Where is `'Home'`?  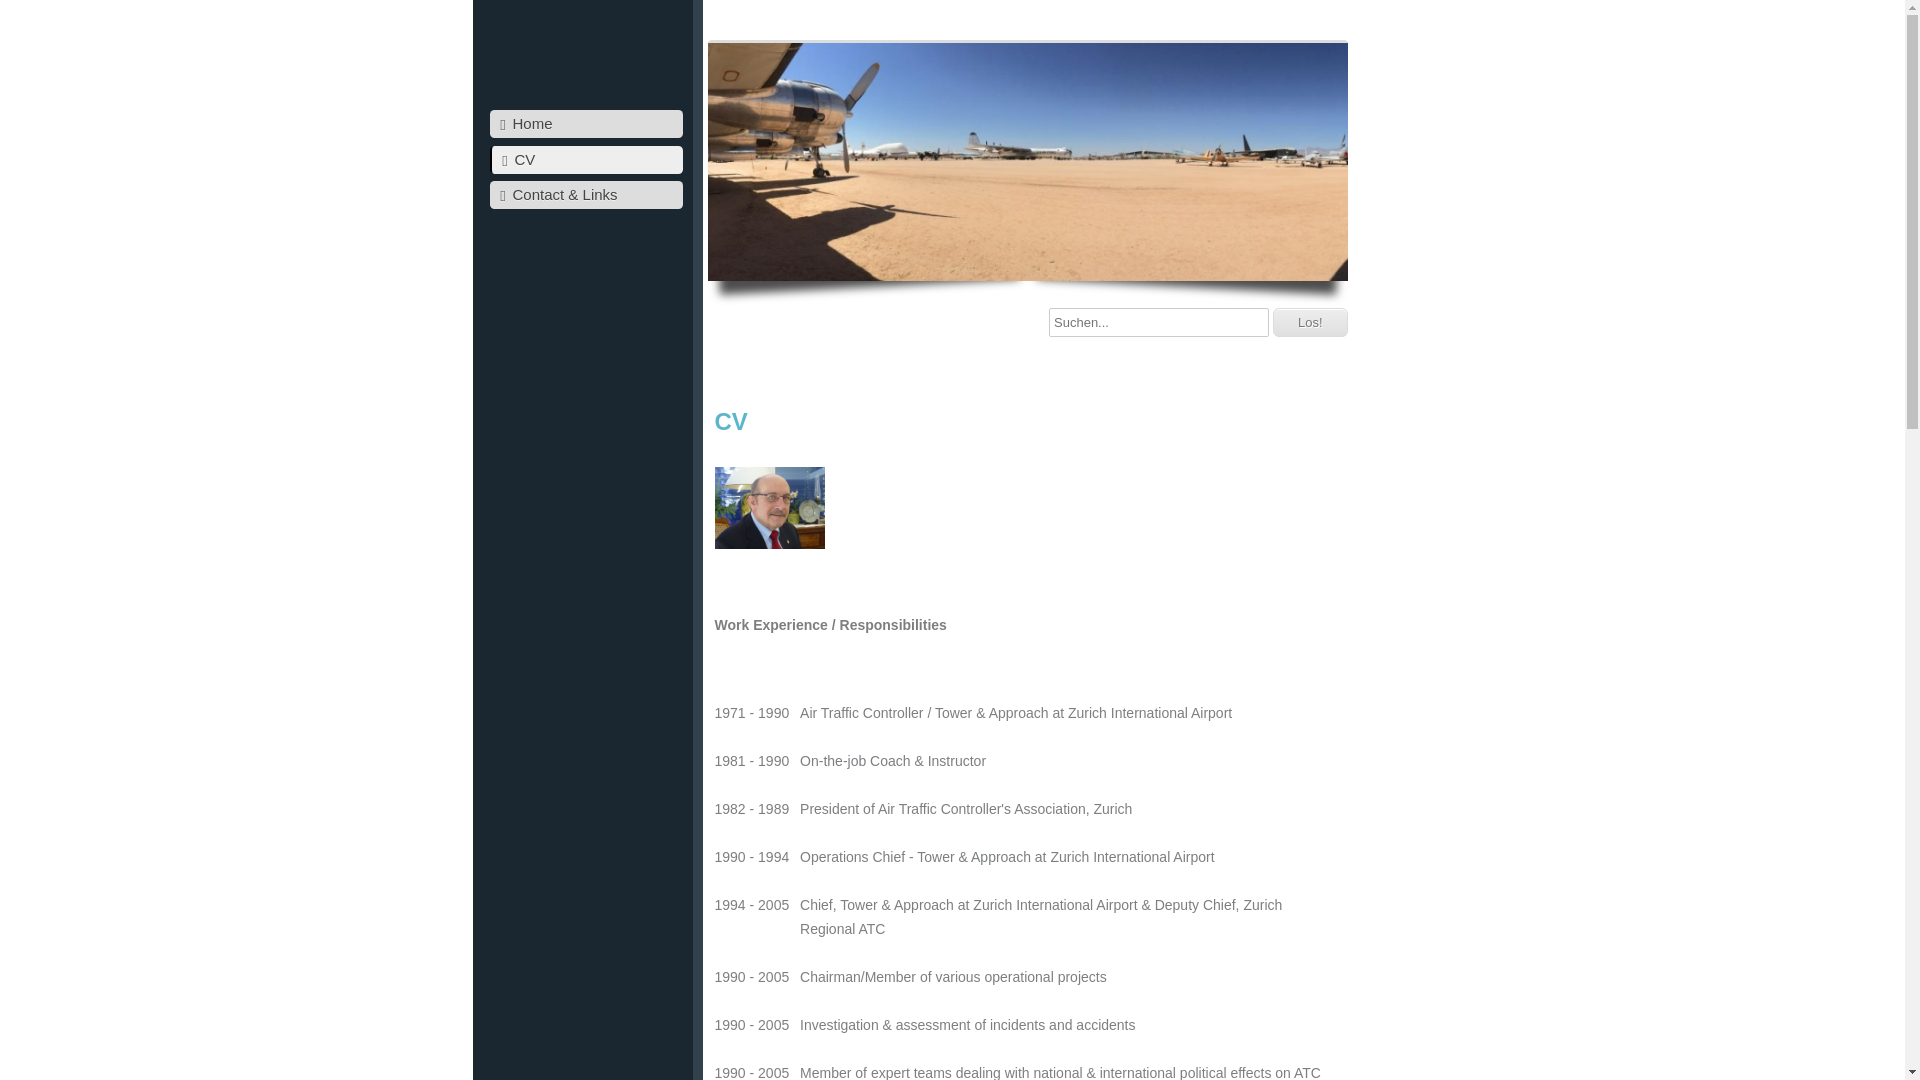
'Home' is located at coordinates (489, 123).